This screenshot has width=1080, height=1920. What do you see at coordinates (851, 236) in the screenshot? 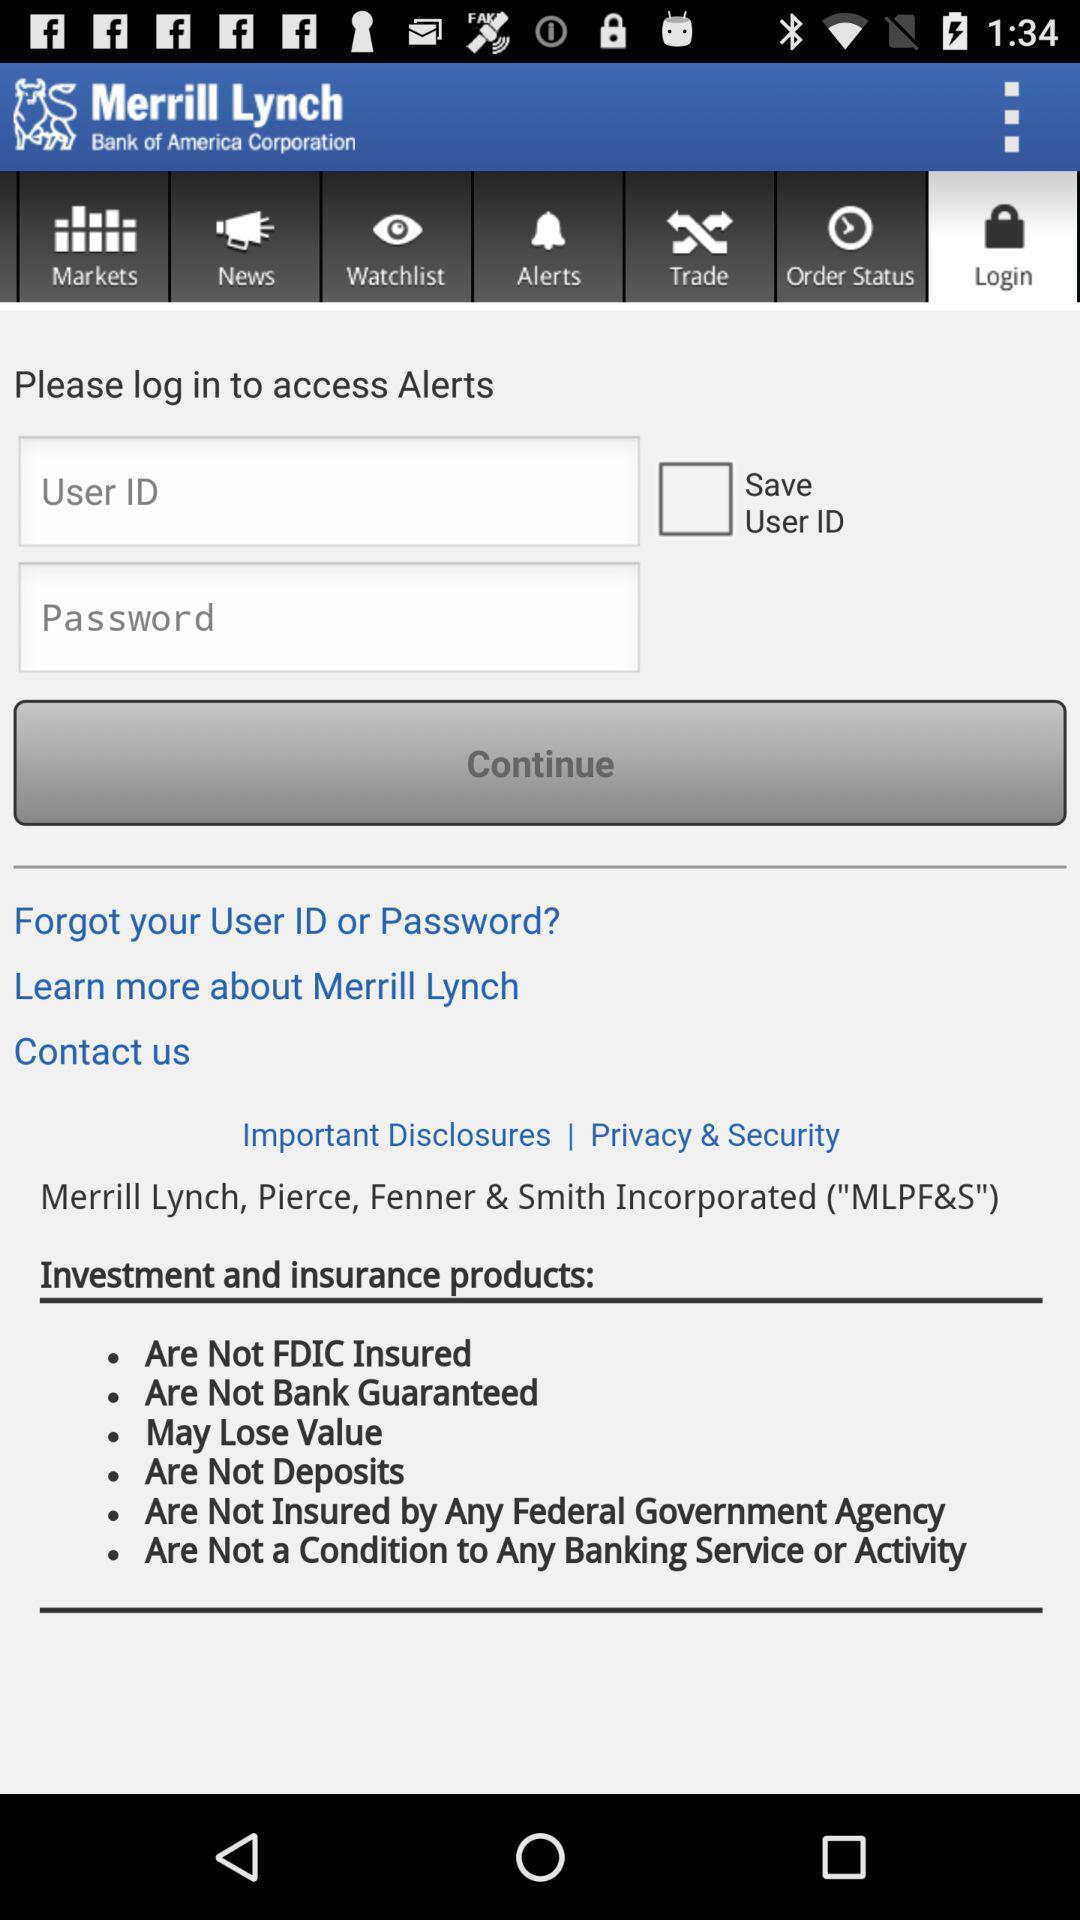
I see `order status button` at bounding box center [851, 236].